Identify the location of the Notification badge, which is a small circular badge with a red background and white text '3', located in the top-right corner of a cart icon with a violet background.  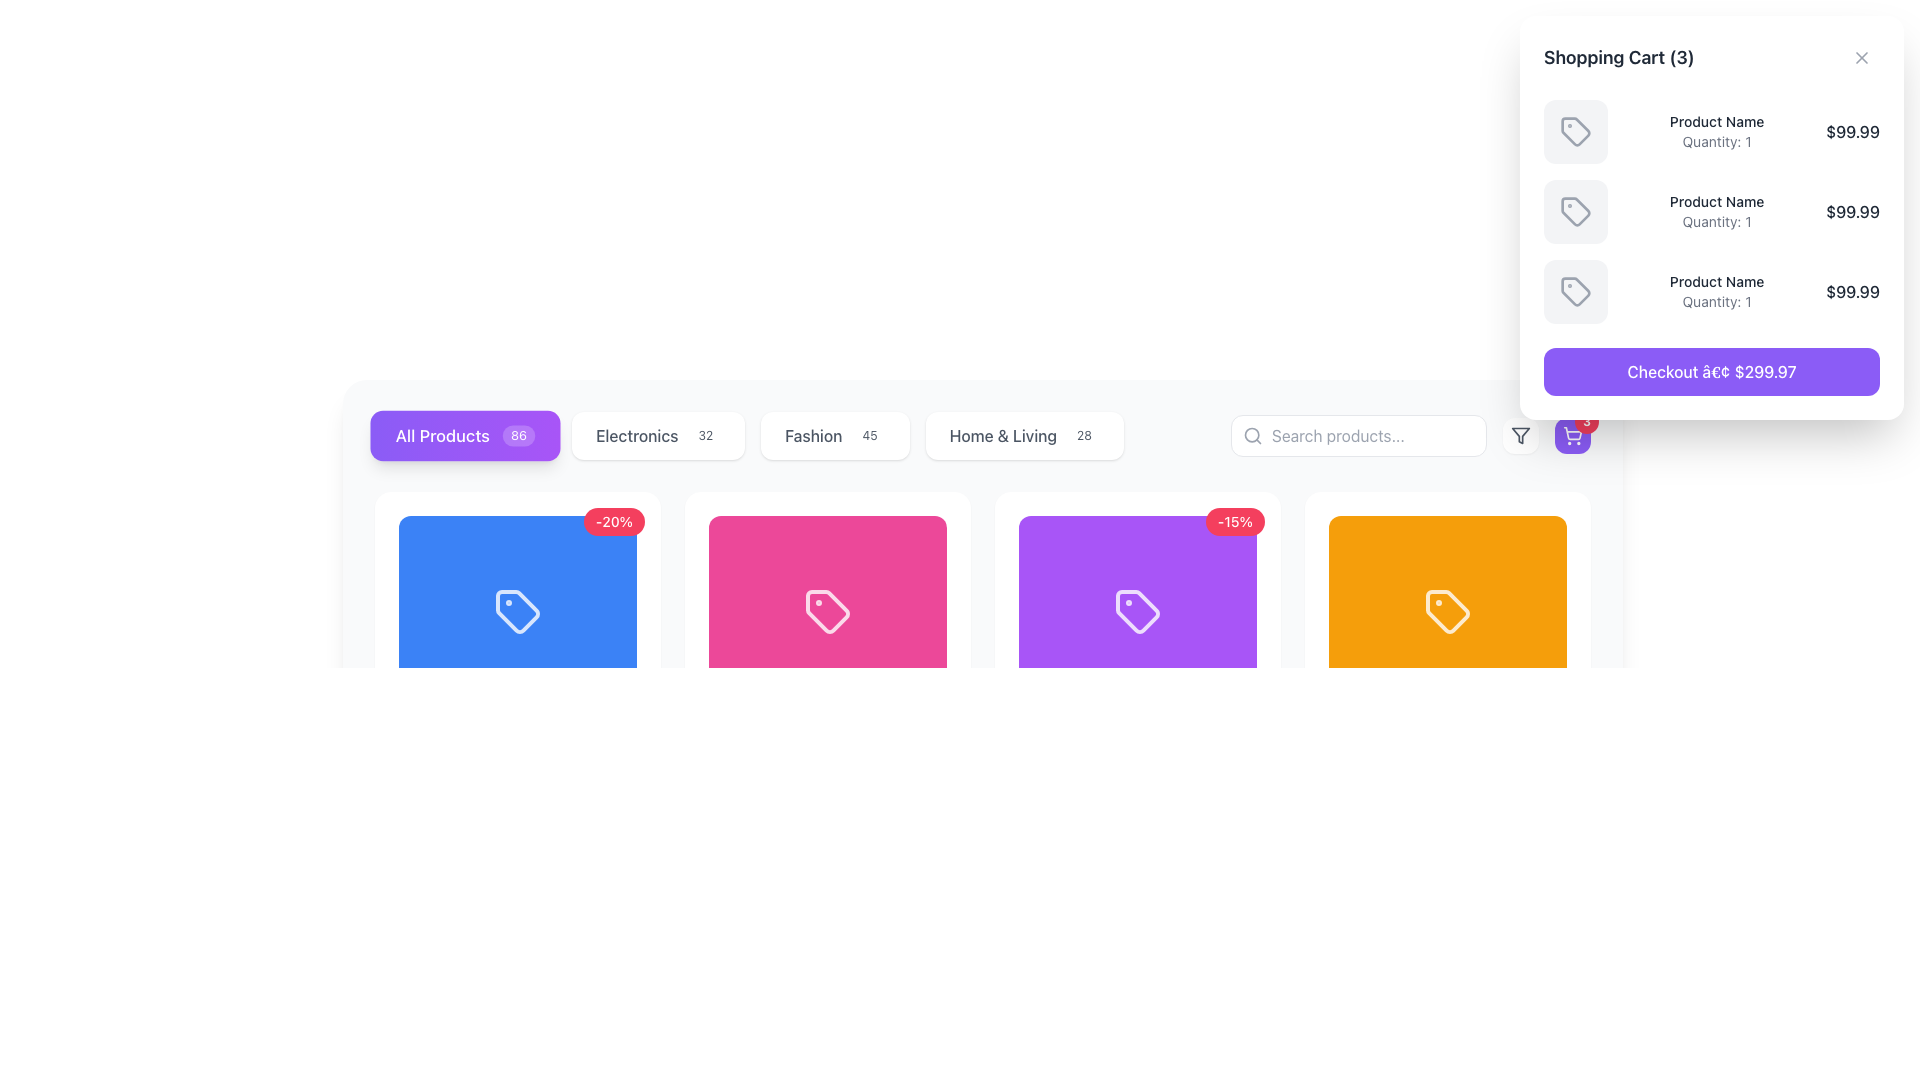
(1586, 420).